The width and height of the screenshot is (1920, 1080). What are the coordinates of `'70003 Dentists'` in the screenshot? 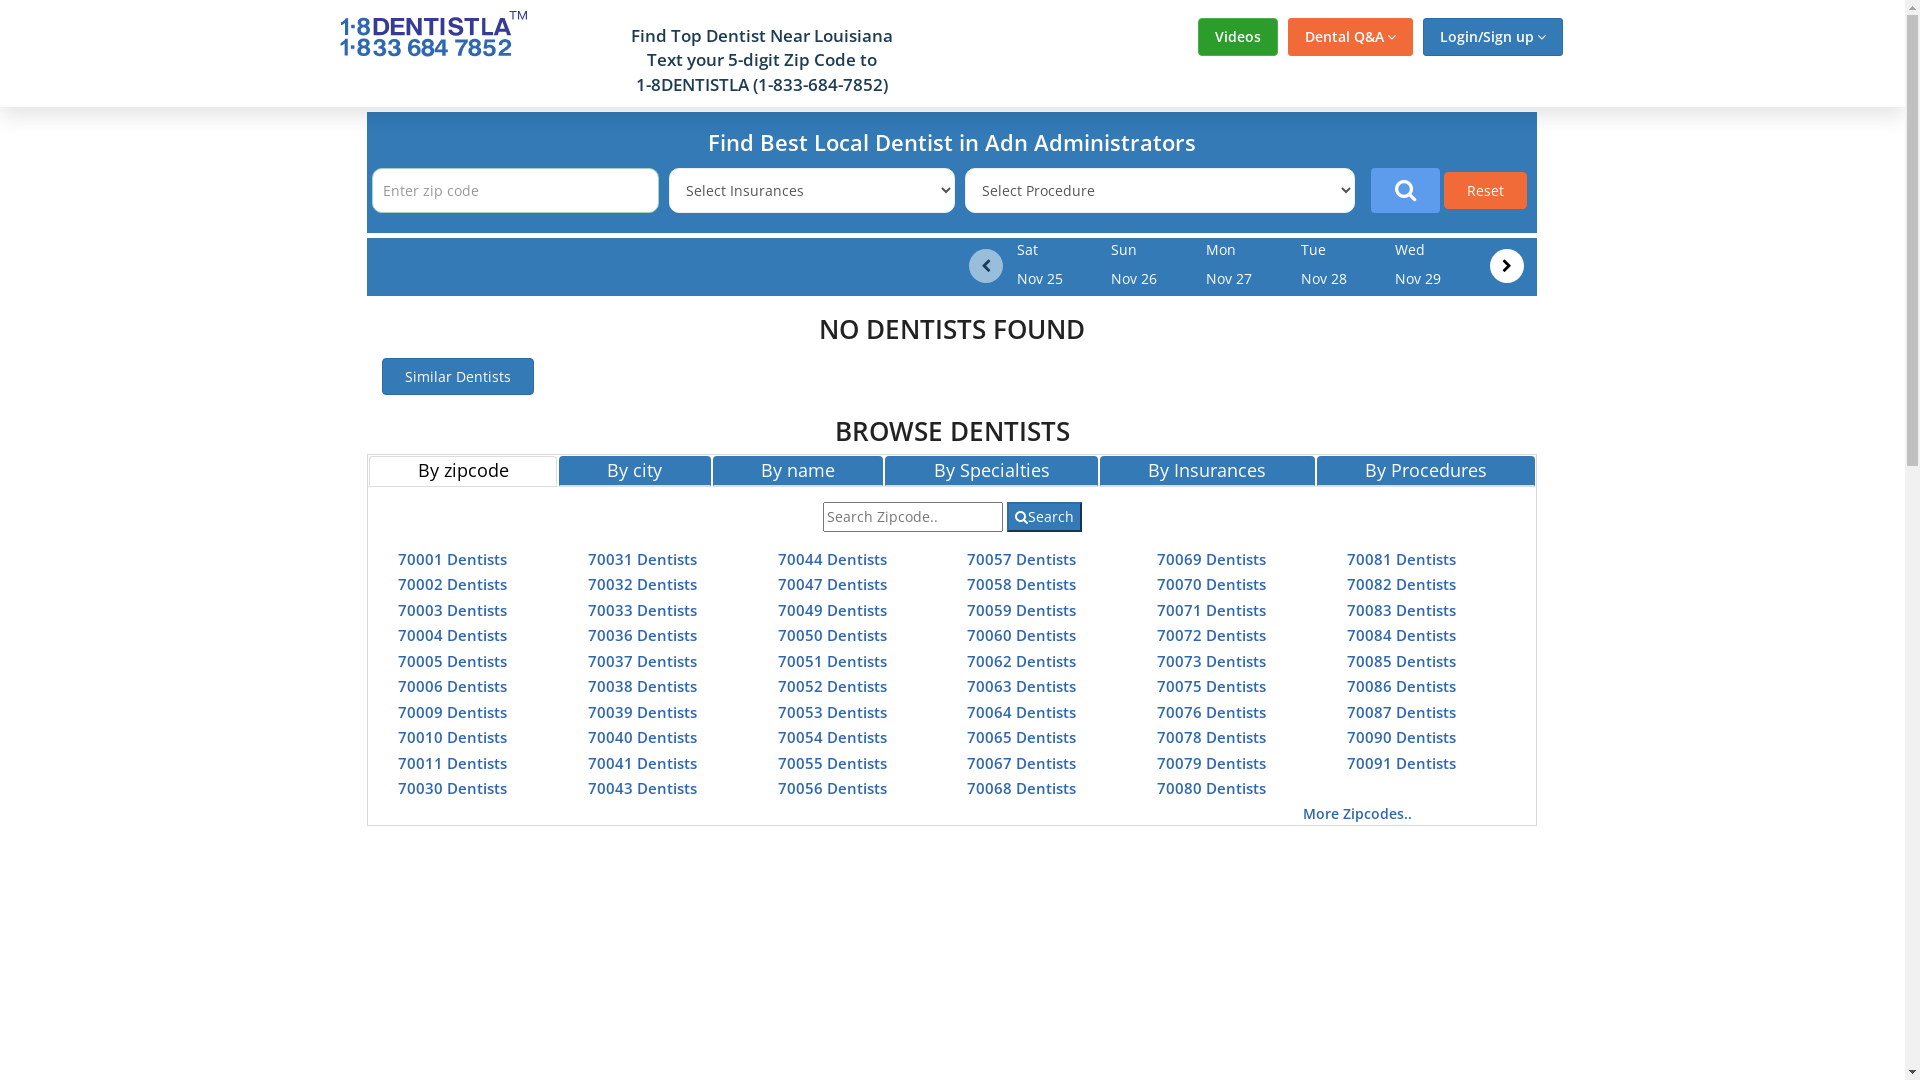 It's located at (451, 608).